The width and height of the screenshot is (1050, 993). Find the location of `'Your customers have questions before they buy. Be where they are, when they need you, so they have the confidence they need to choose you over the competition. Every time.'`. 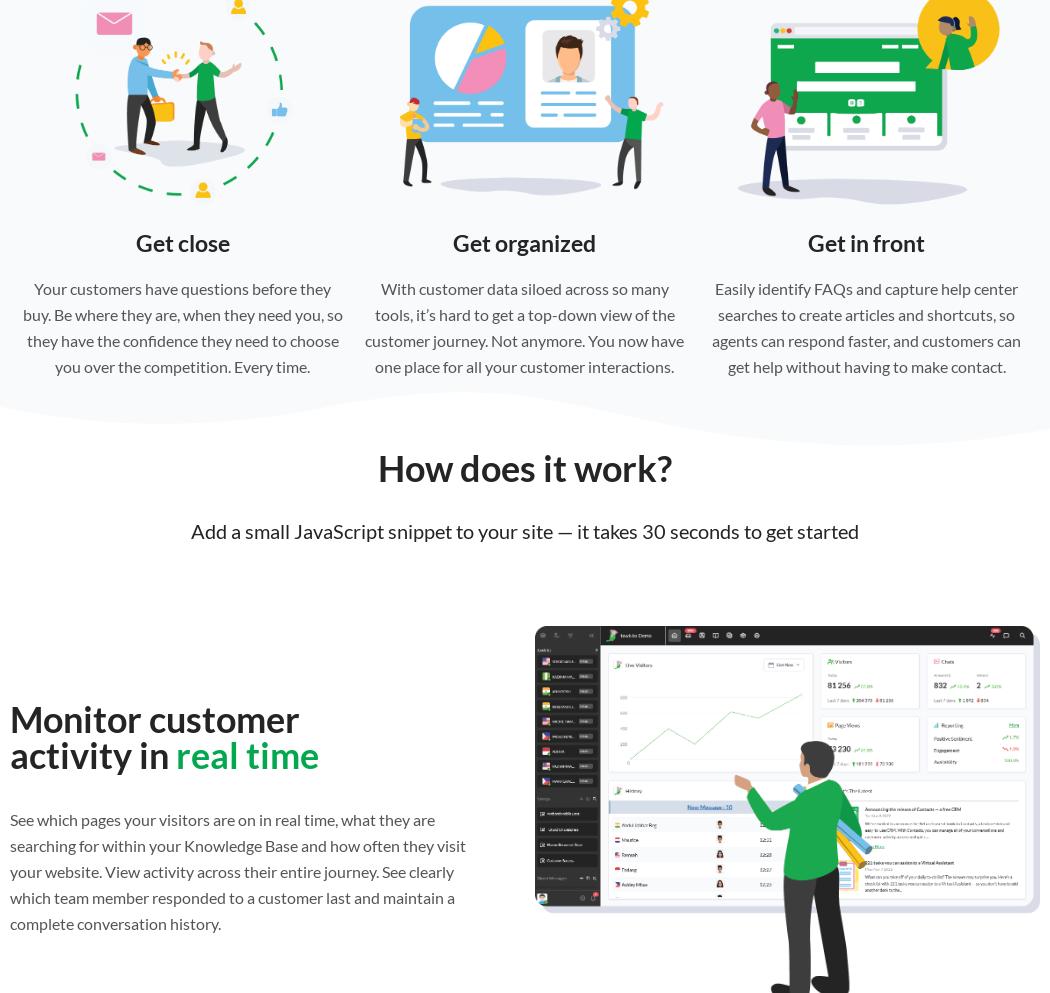

'Your customers have questions before they buy. Be where they are, when they need you, so they have the confidence they need to choose you over the competition. Every time.' is located at coordinates (181, 325).